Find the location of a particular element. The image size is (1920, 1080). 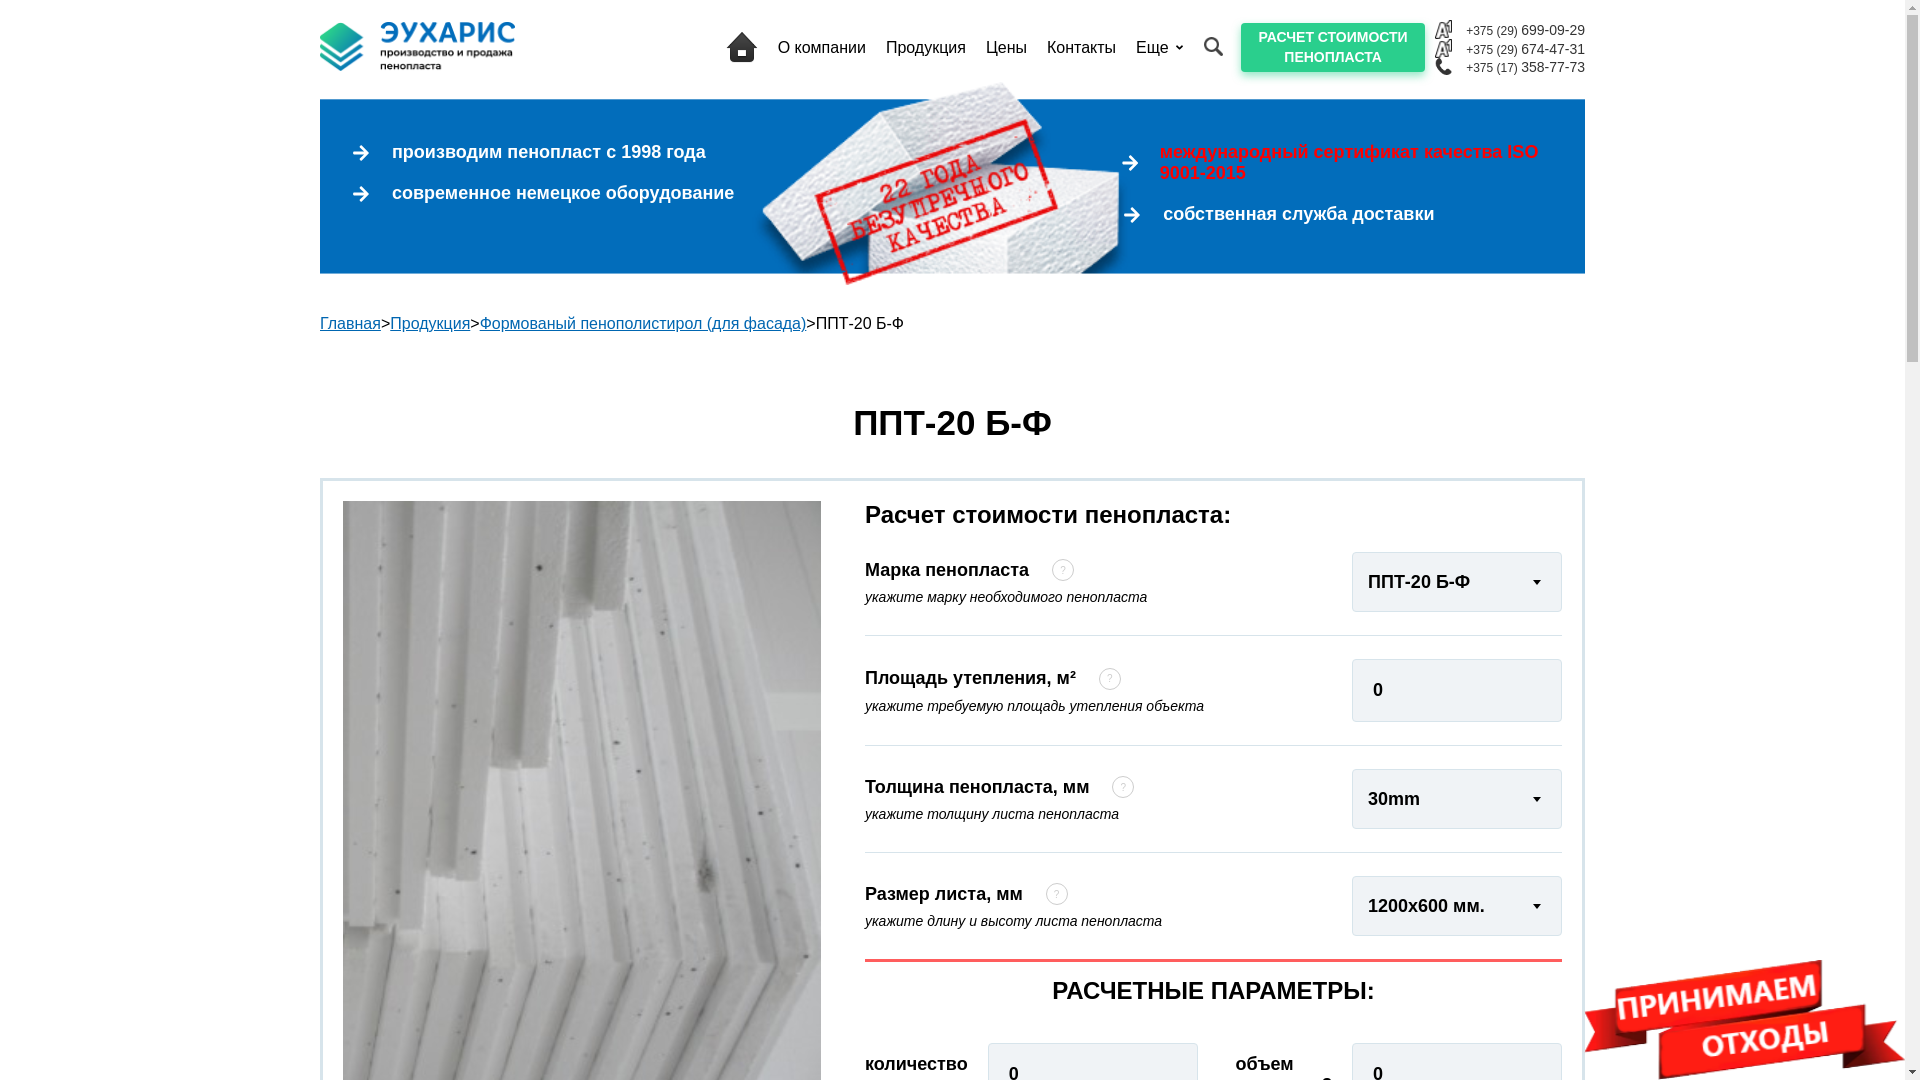

'+375 (29) 699-09-29' is located at coordinates (1518, 30).